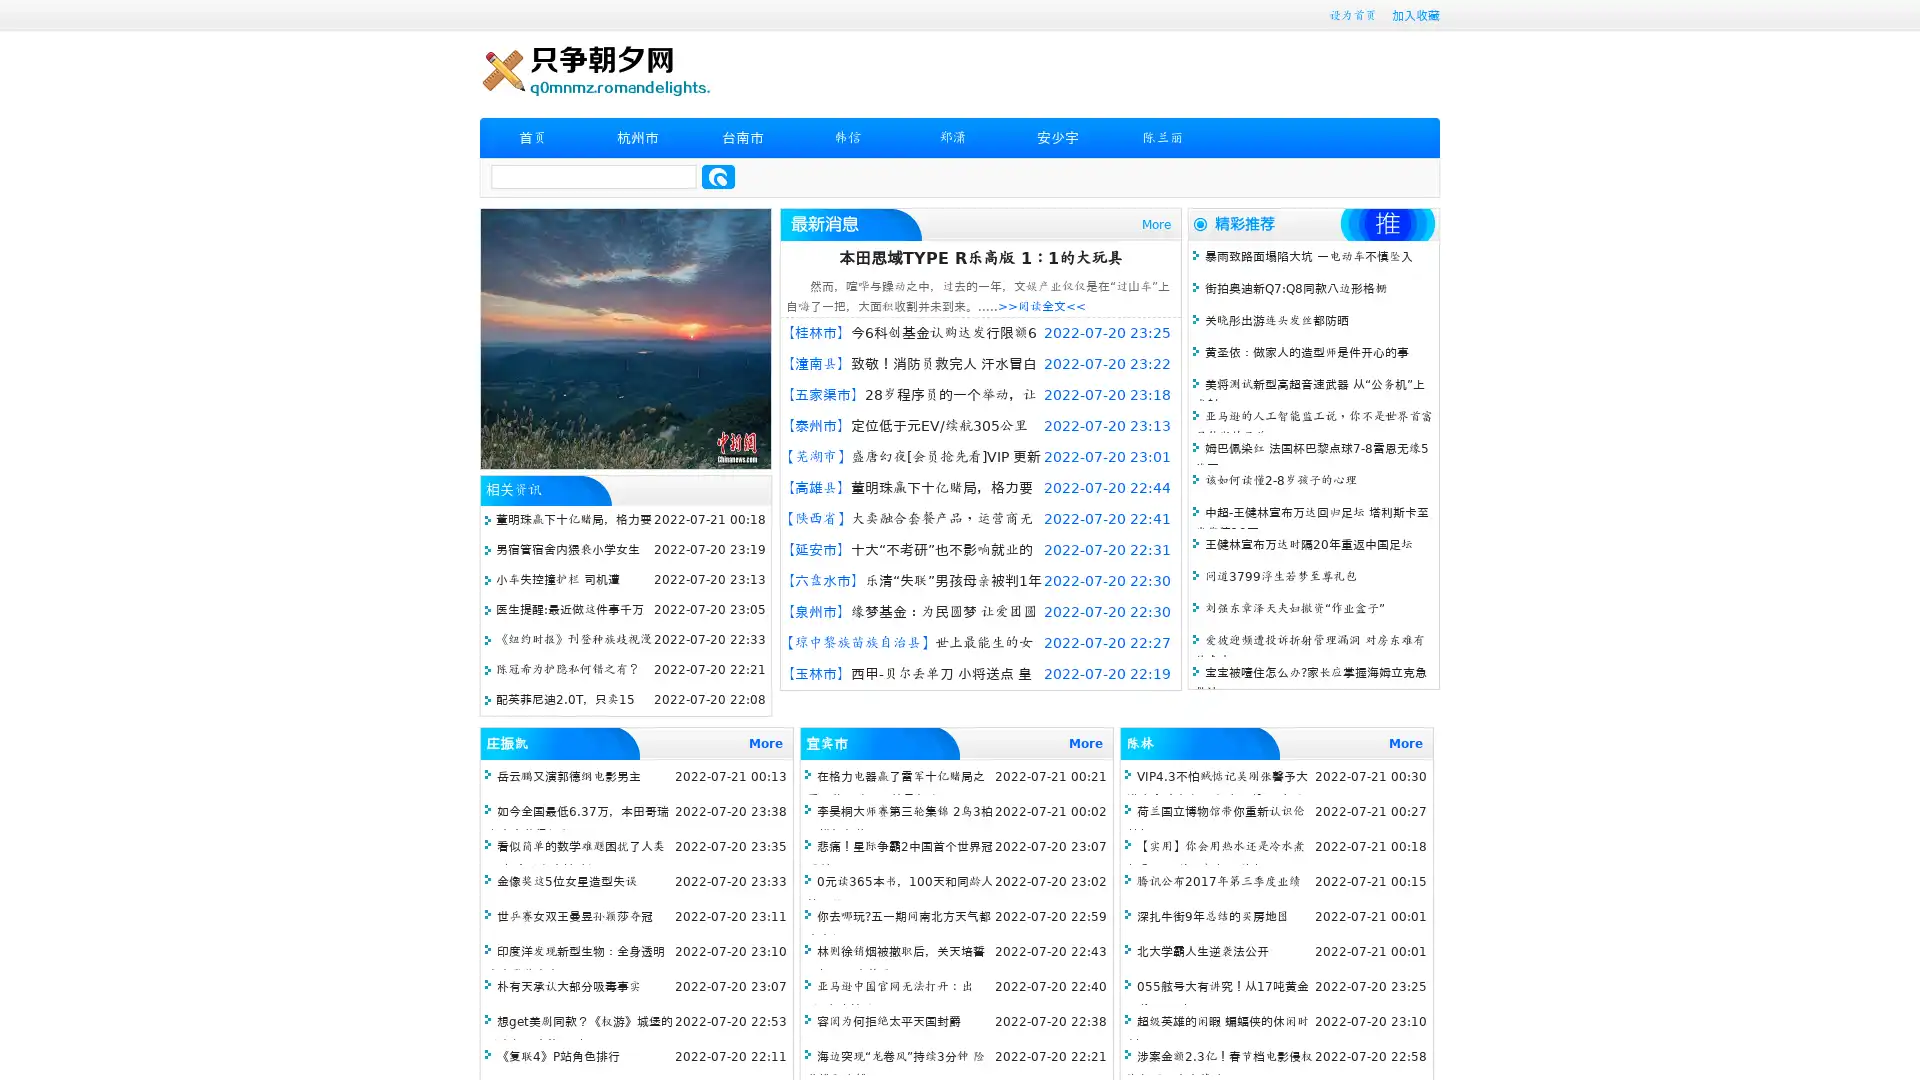 This screenshot has height=1080, width=1920. What do you see at coordinates (718, 176) in the screenshot?
I see `Search` at bounding box center [718, 176].